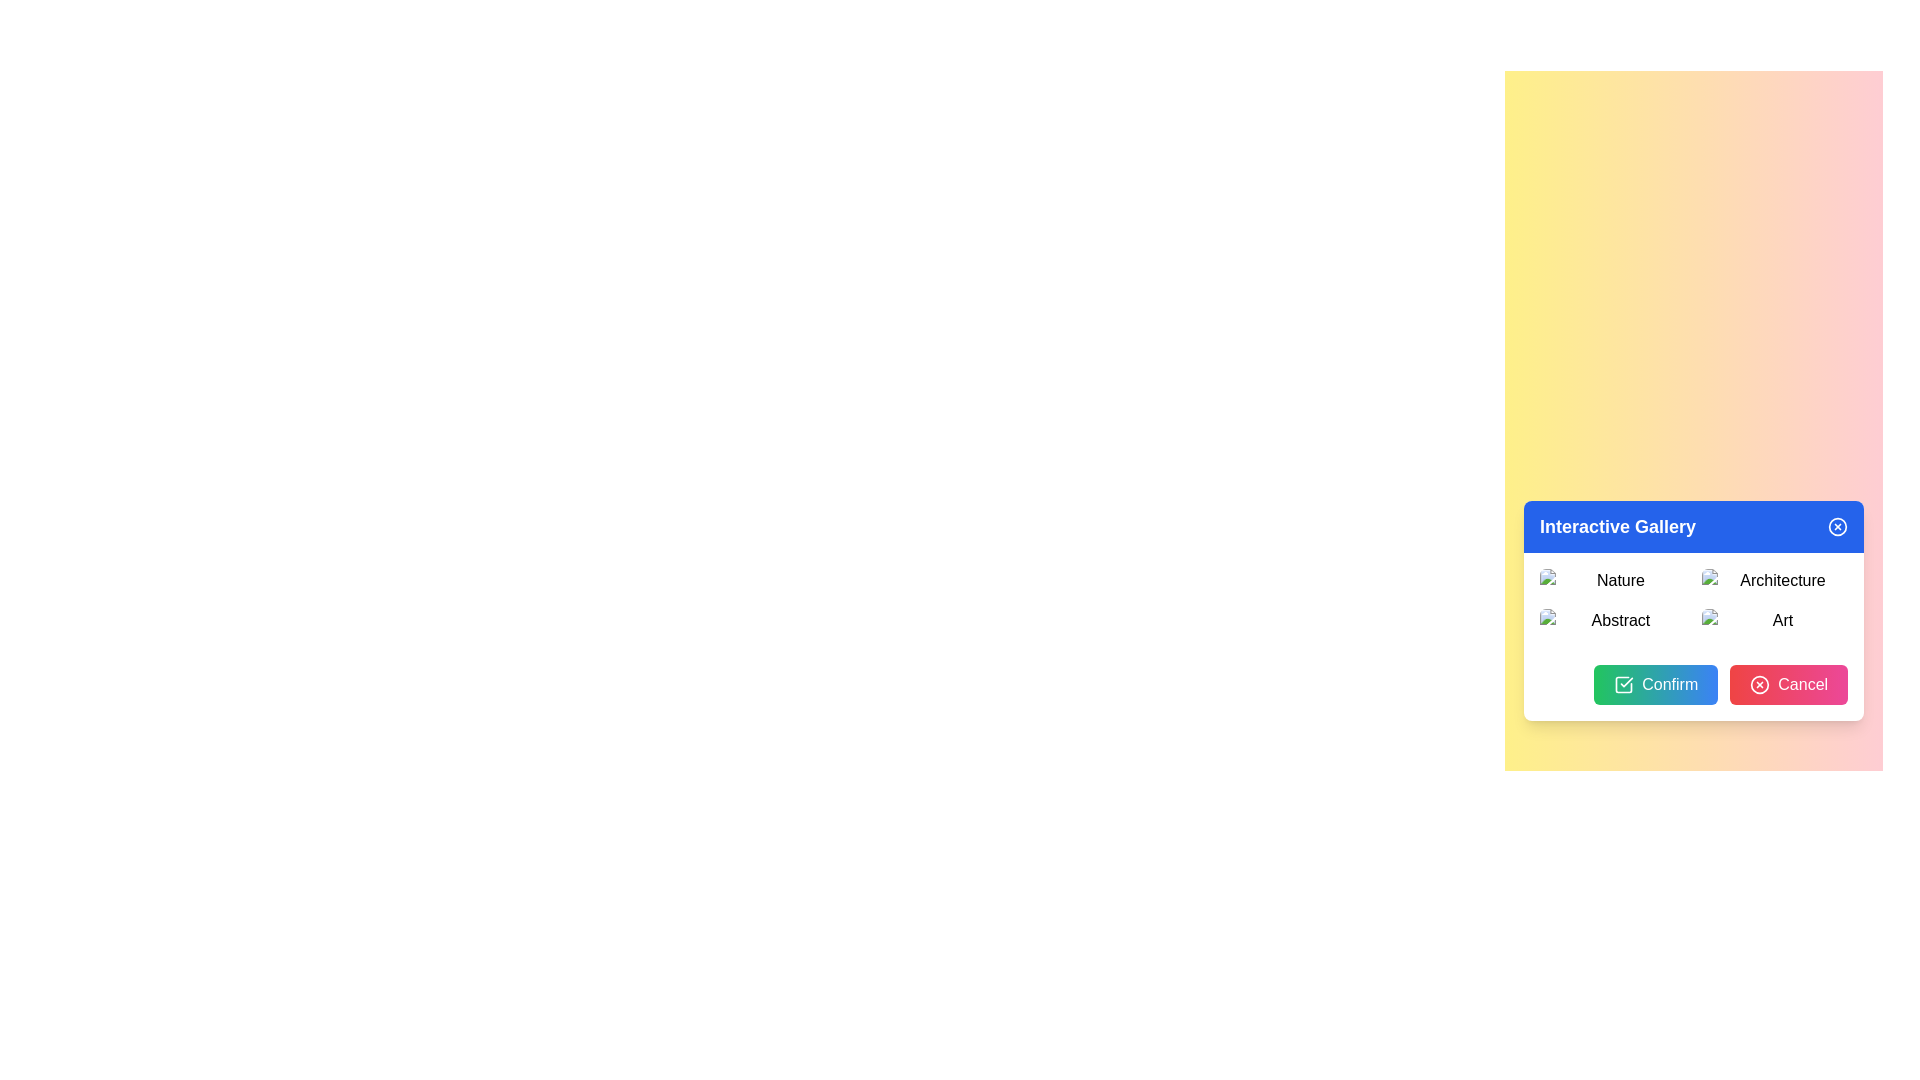 The image size is (1920, 1080). I want to click on the close button located in the top-right corner of the 'Interactive Gallery' header, so click(1838, 526).